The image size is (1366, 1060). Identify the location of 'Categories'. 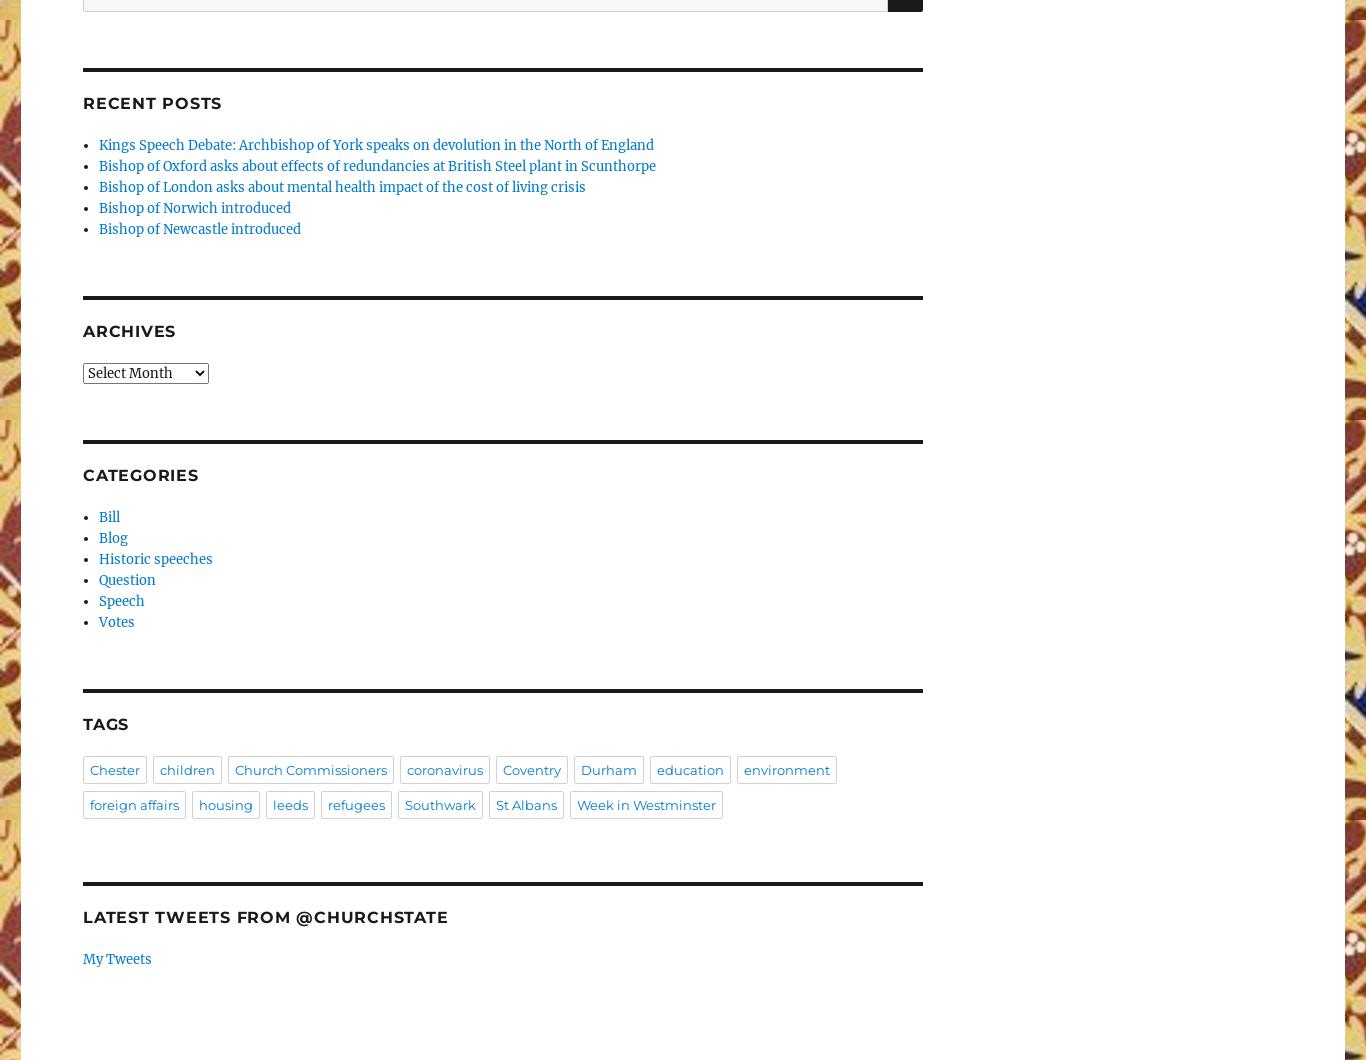
(139, 473).